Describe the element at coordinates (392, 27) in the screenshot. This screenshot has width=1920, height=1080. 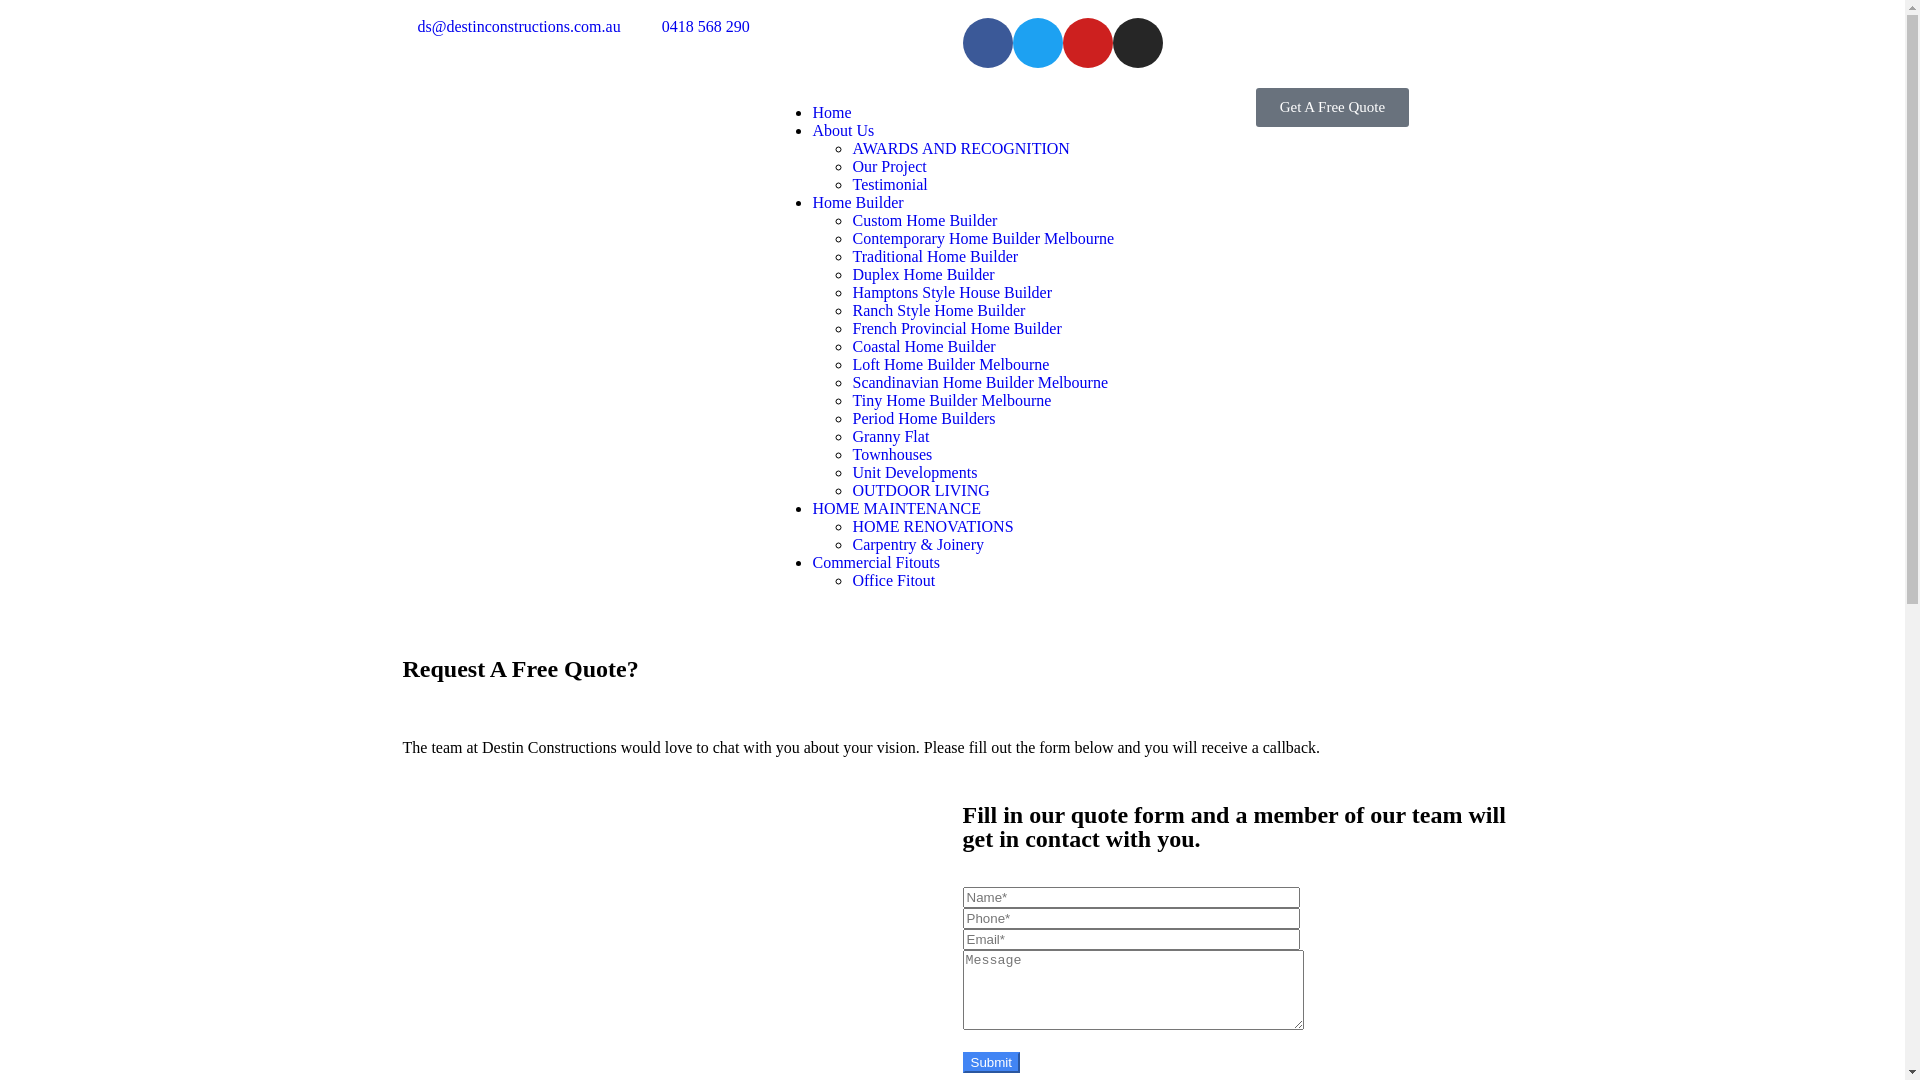
I see `'ds@destinconstructions.com.au'` at that location.